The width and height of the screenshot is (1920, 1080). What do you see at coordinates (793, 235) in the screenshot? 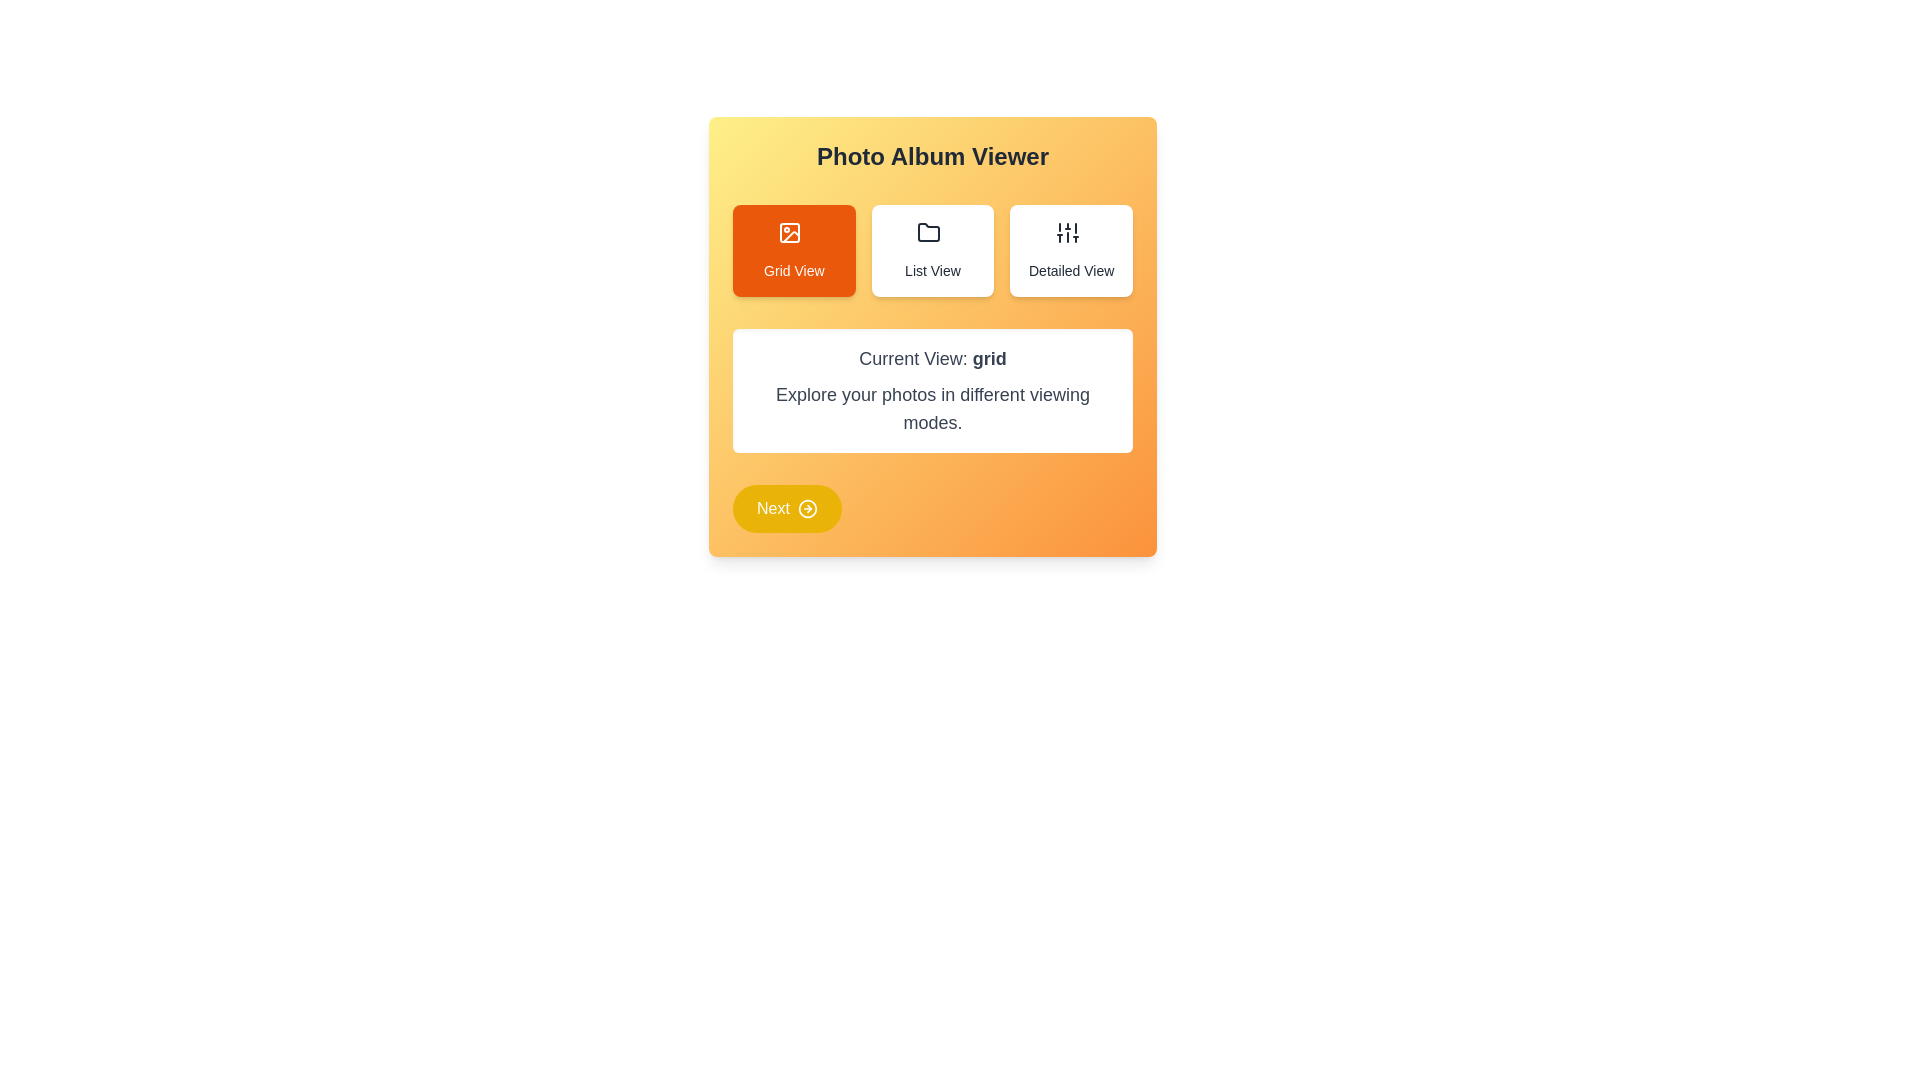
I see `the first square orange button with an image icon located under the 'Photo Album Viewer' heading` at bounding box center [793, 235].